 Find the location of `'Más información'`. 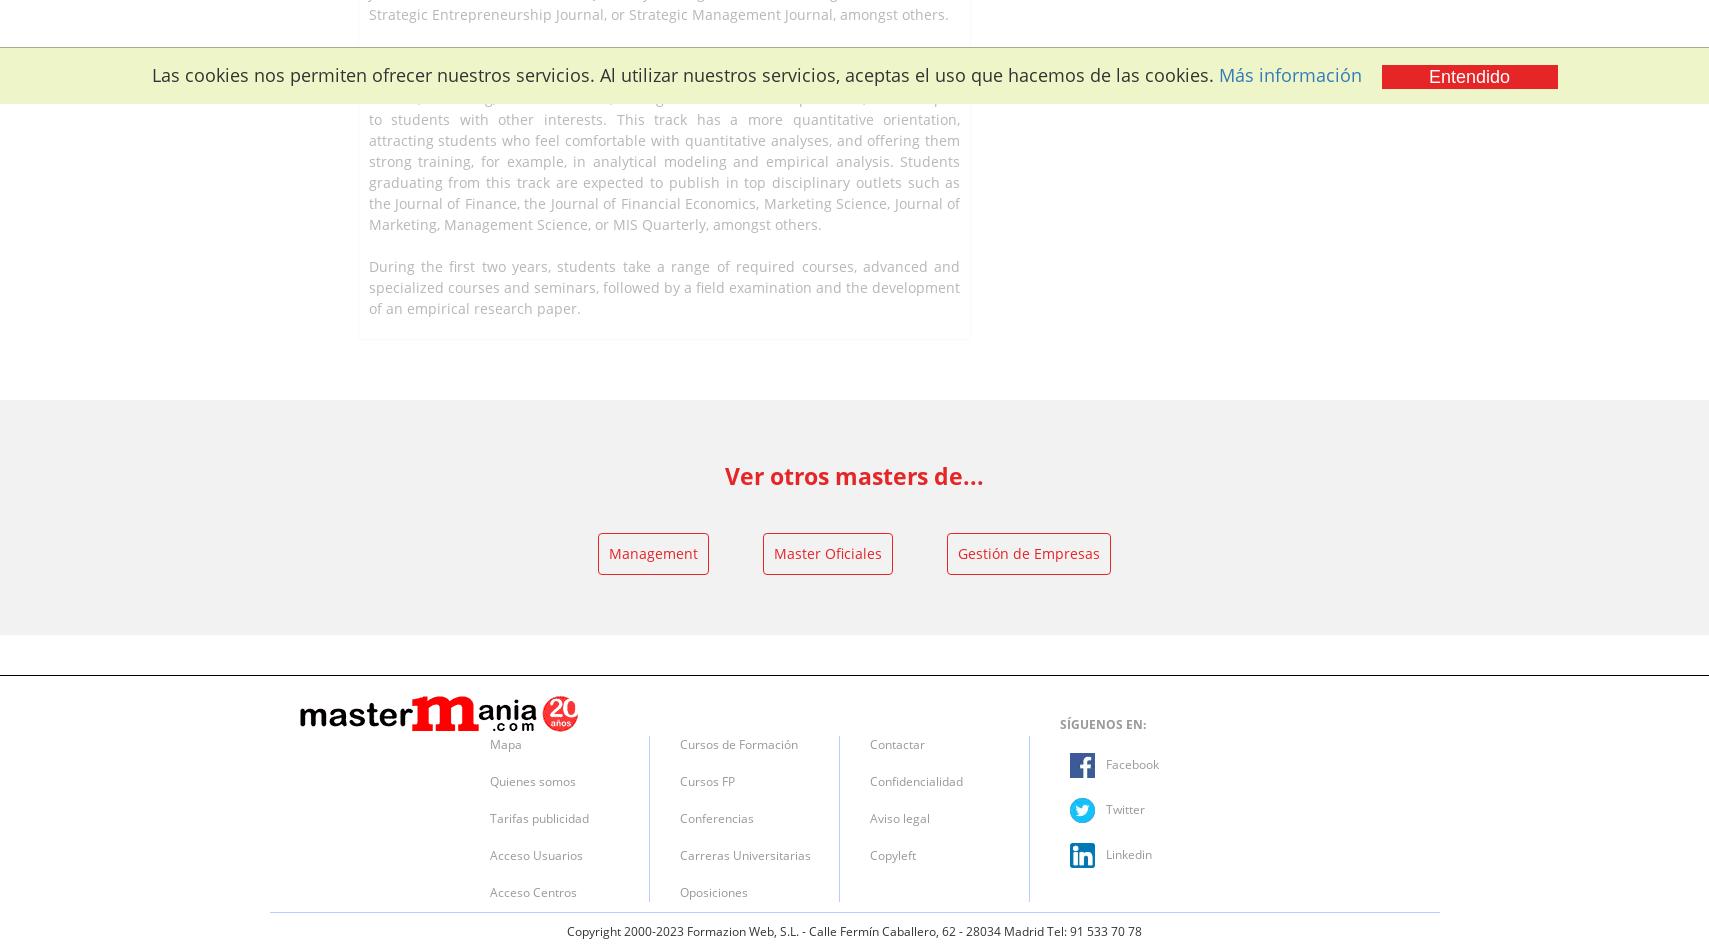

'Más información' is located at coordinates (1289, 74).